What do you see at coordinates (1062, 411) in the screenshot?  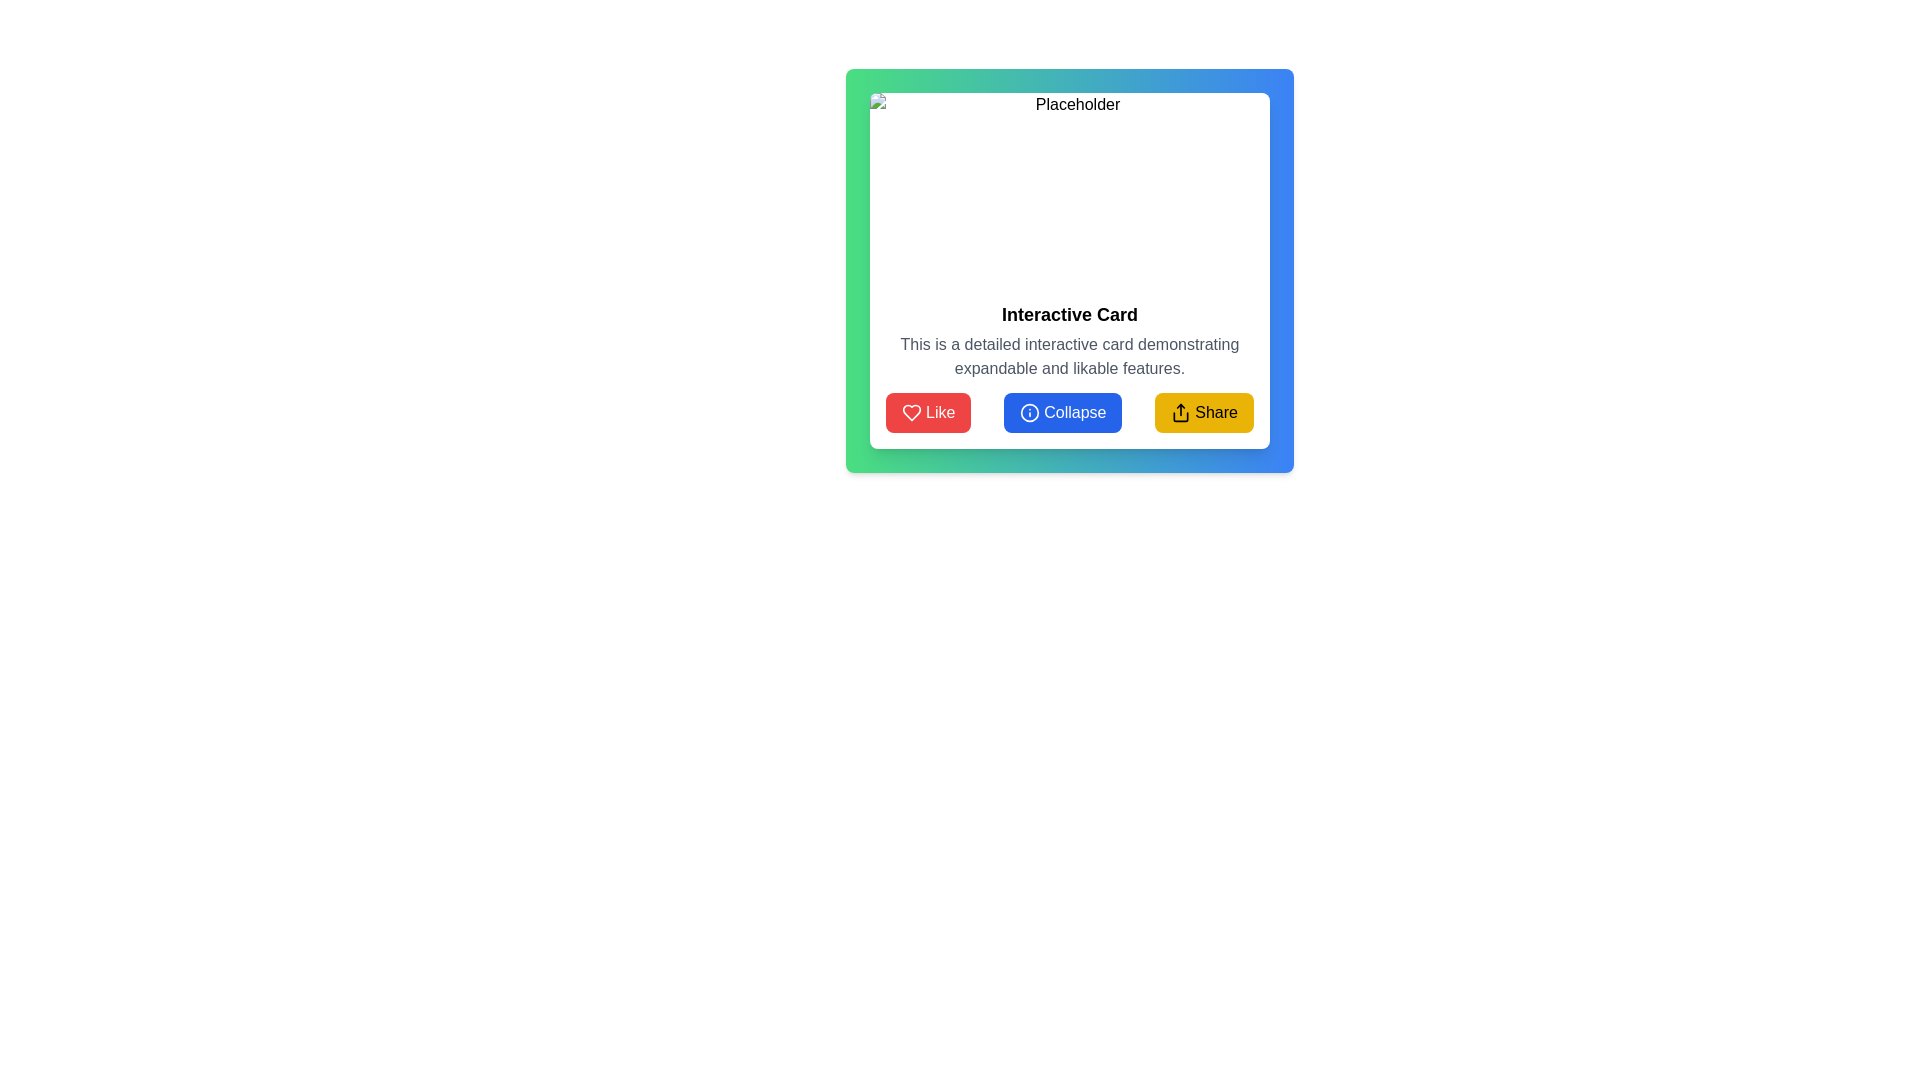 I see `the blue 'Collapse' button with rounded edges and white text` at bounding box center [1062, 411].